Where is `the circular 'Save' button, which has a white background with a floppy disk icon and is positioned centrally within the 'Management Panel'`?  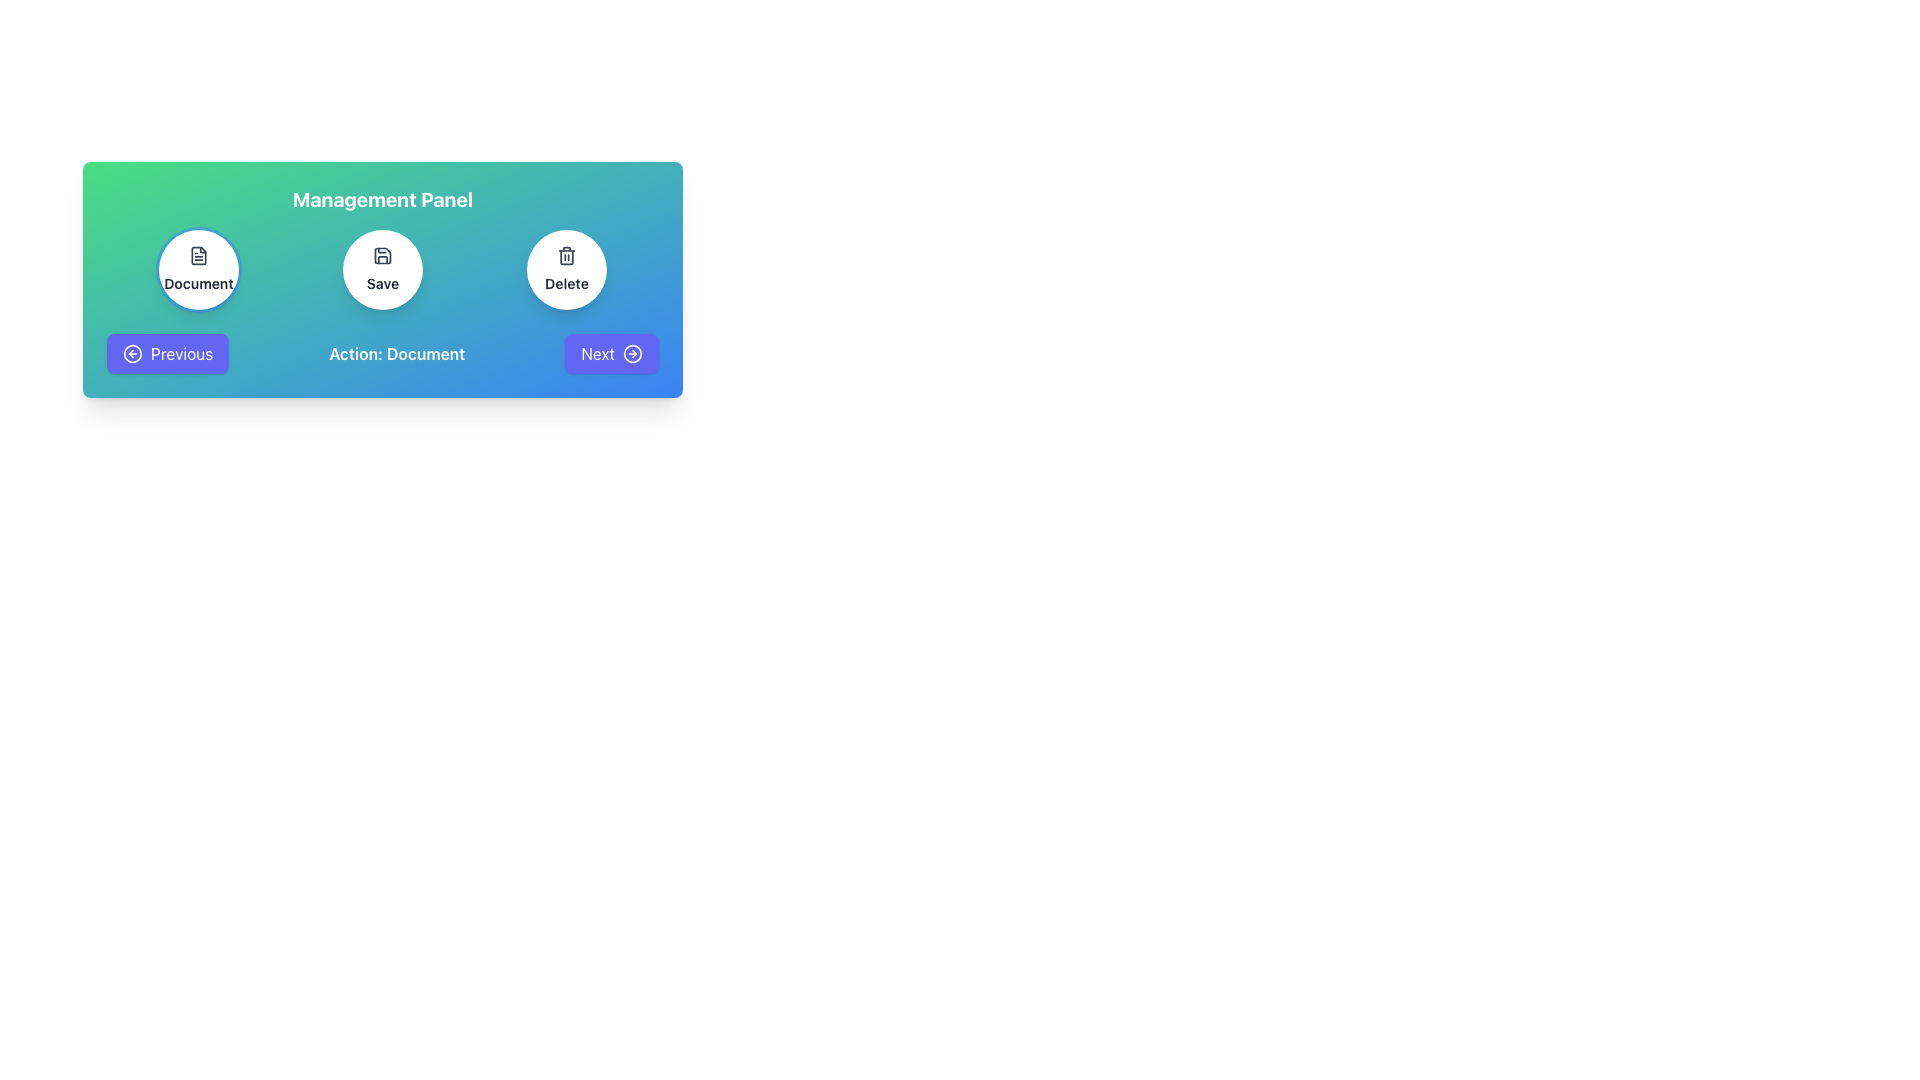
the circular 'Save' button, which has a white background with a floppy disk icon and is positioned centrally within the 'Management Panel' is located at coordinates (383, 280).